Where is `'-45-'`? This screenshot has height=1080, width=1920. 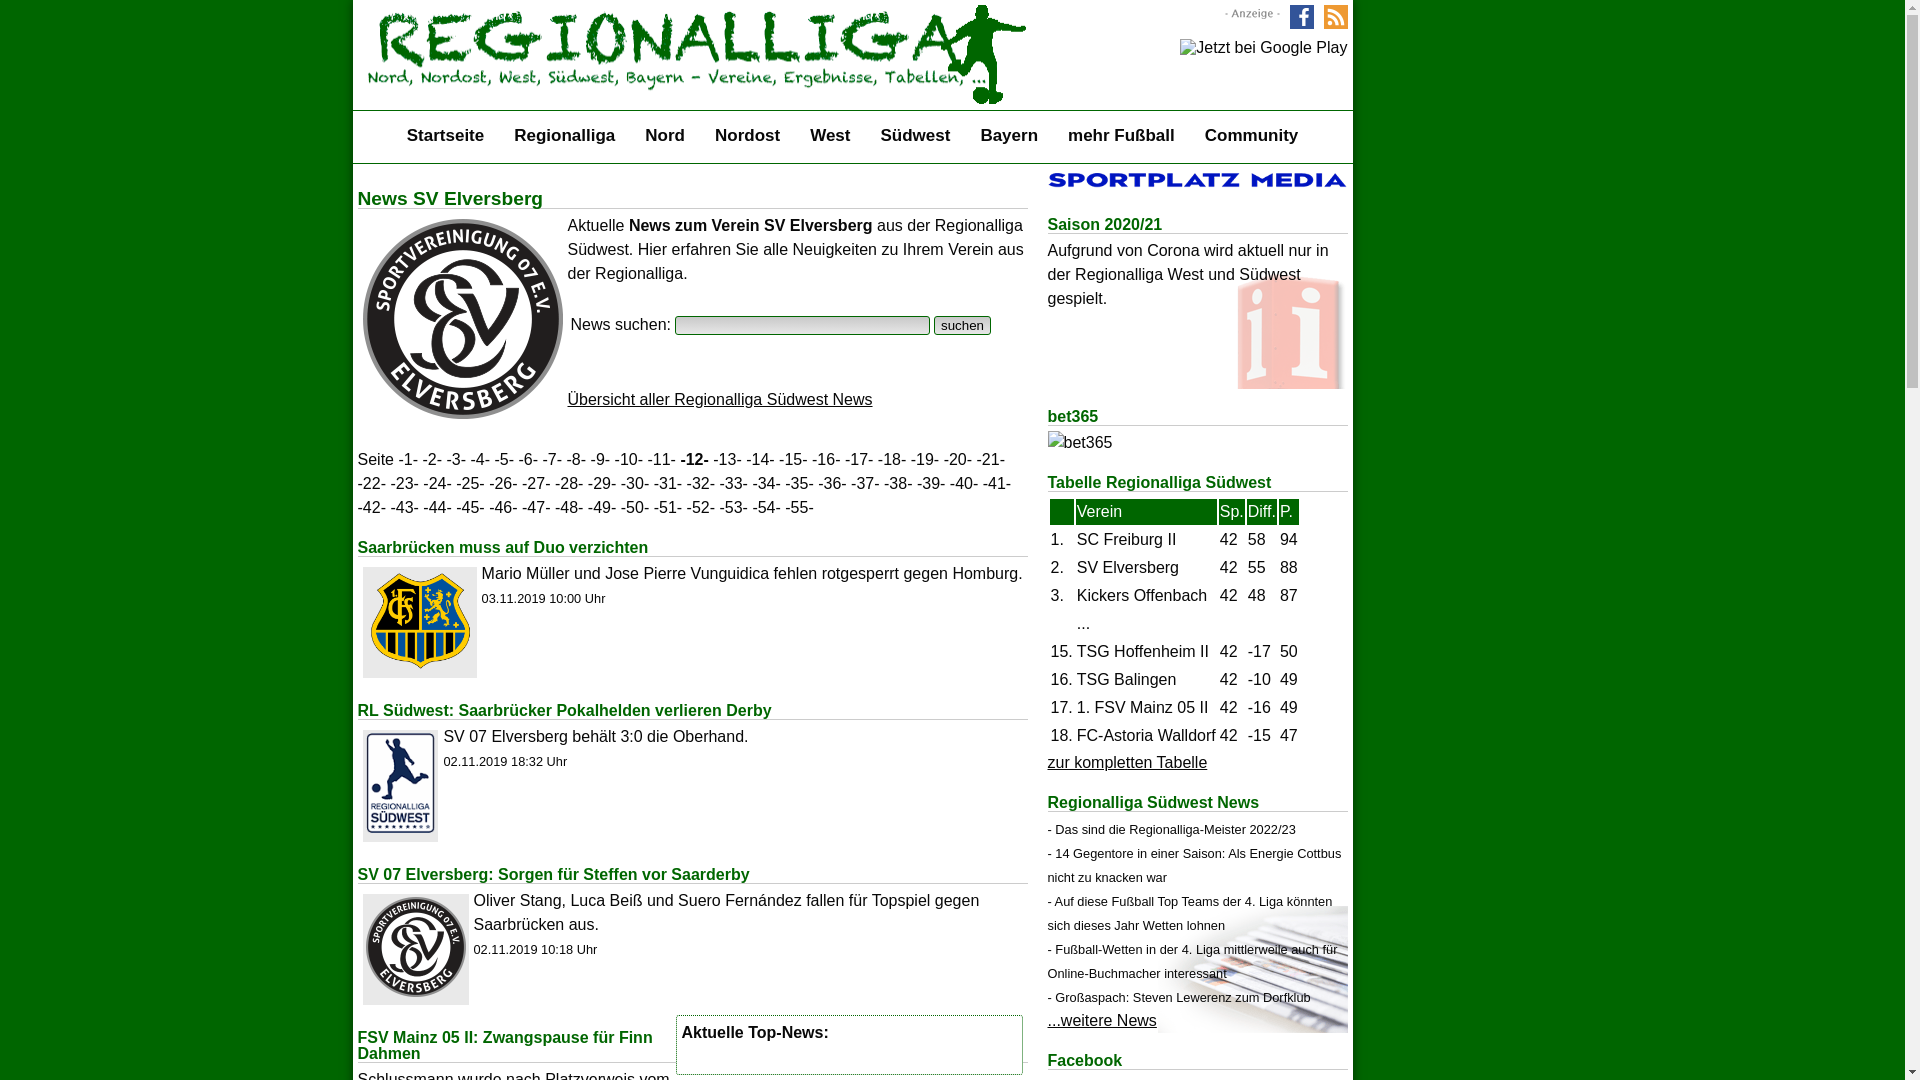 '-45-' is located at coordinates (469, 506).